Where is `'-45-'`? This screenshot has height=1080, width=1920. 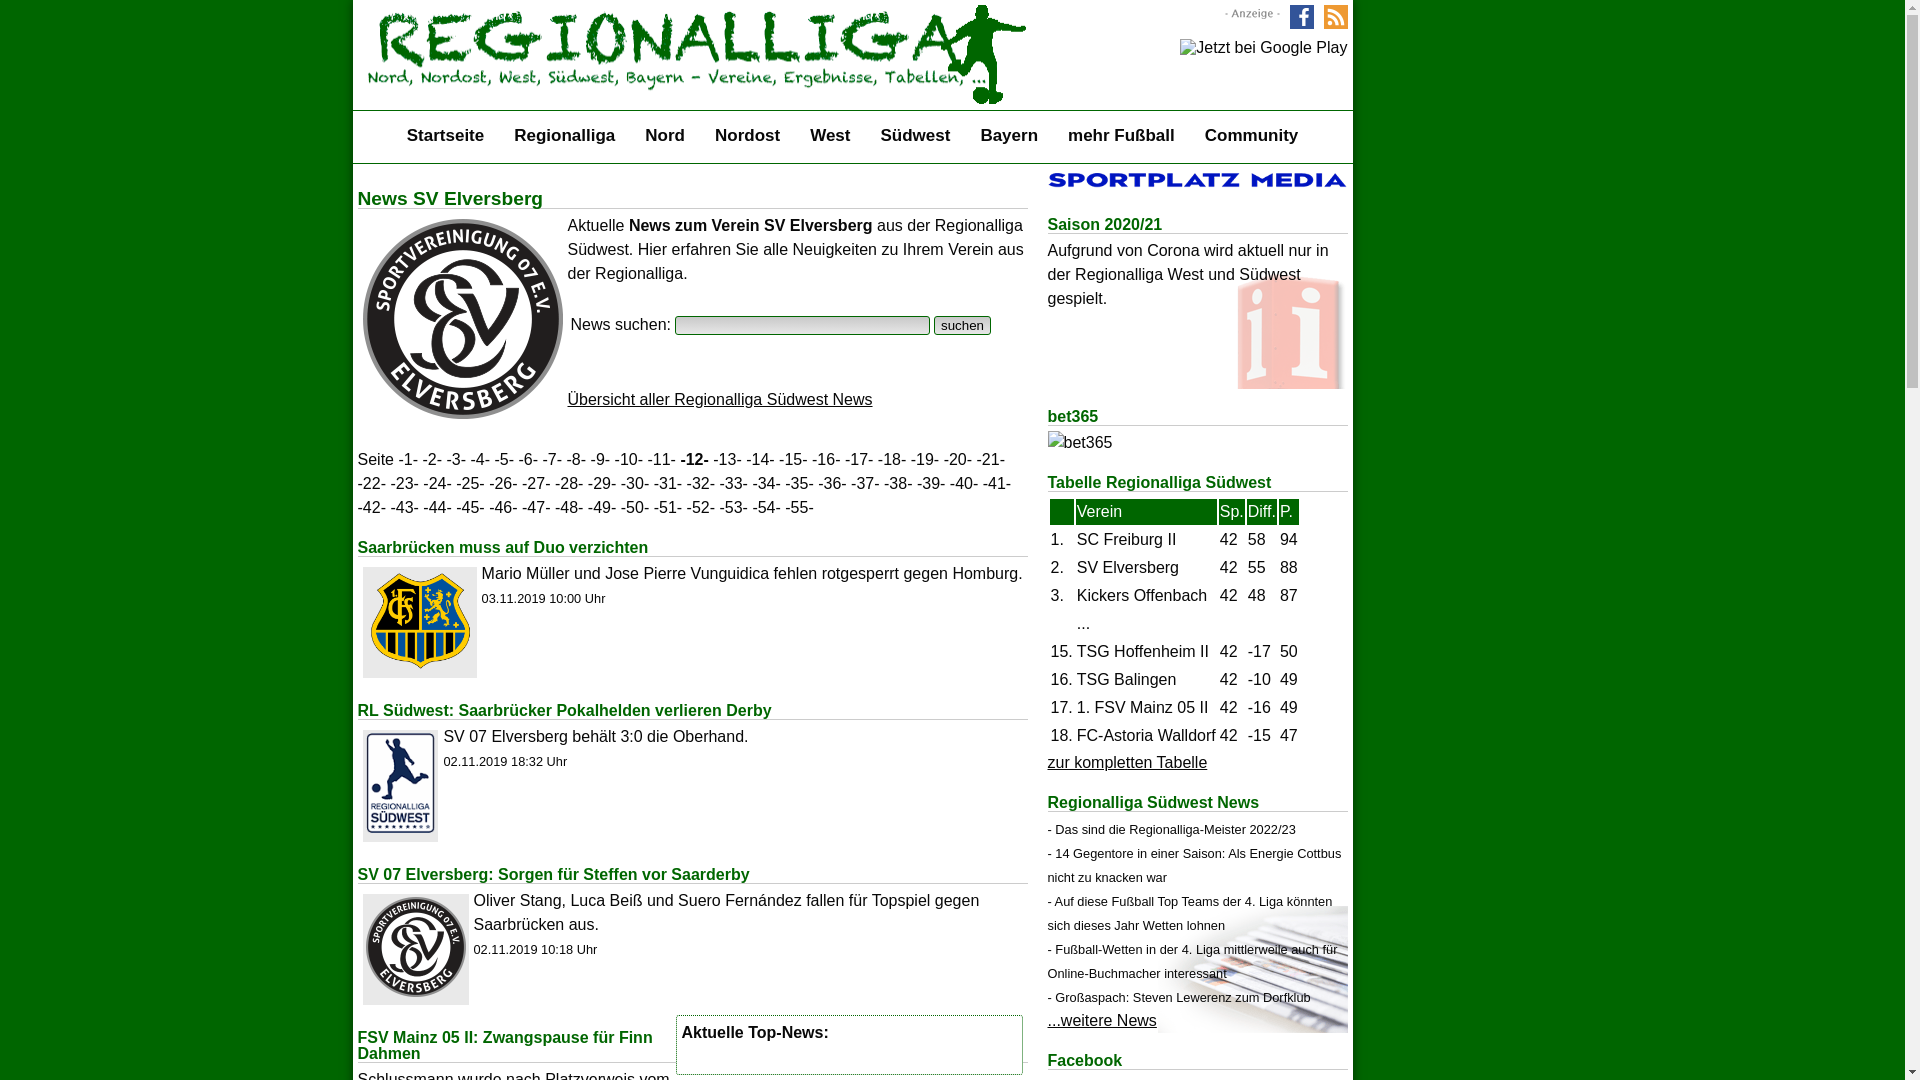 '-45-' is located at coordinates (469, 506).